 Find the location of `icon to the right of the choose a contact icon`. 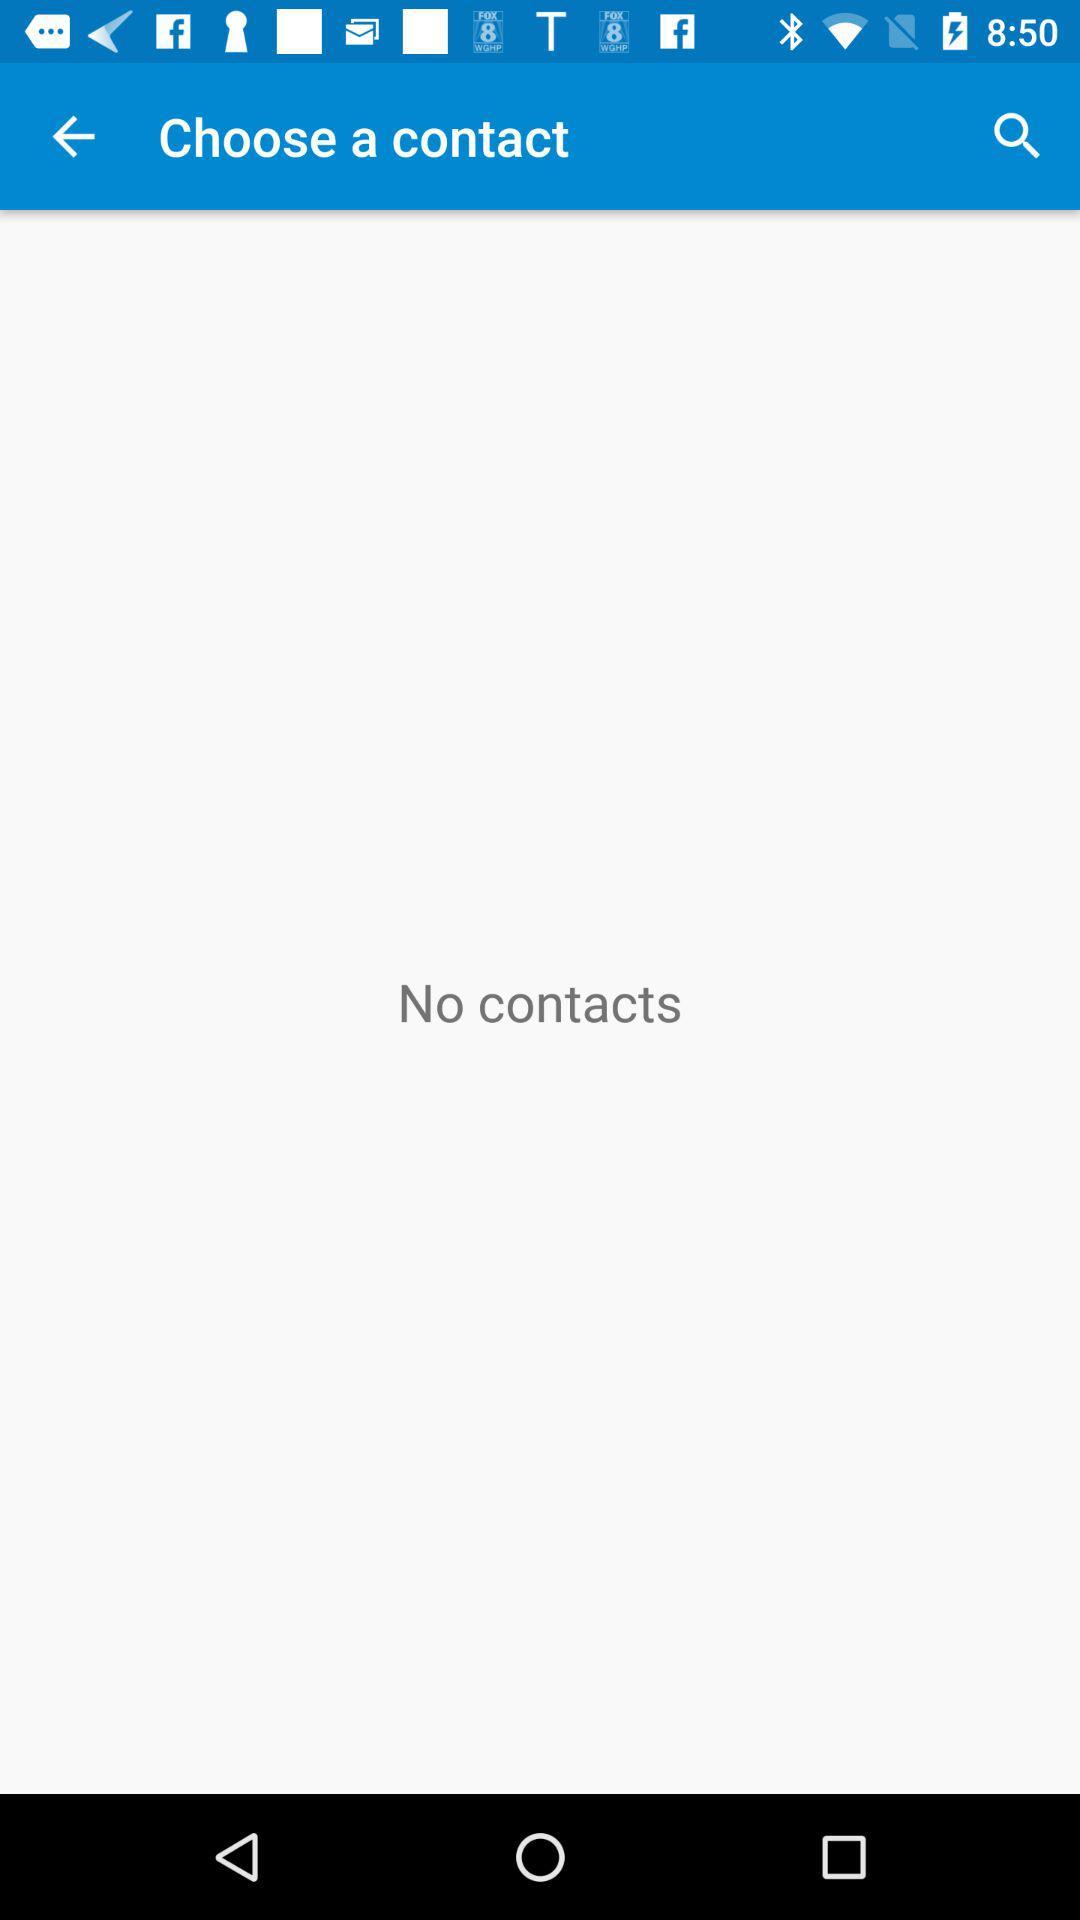

icon to the right of the choose a contact icon is located at coordinates (1017, 135).